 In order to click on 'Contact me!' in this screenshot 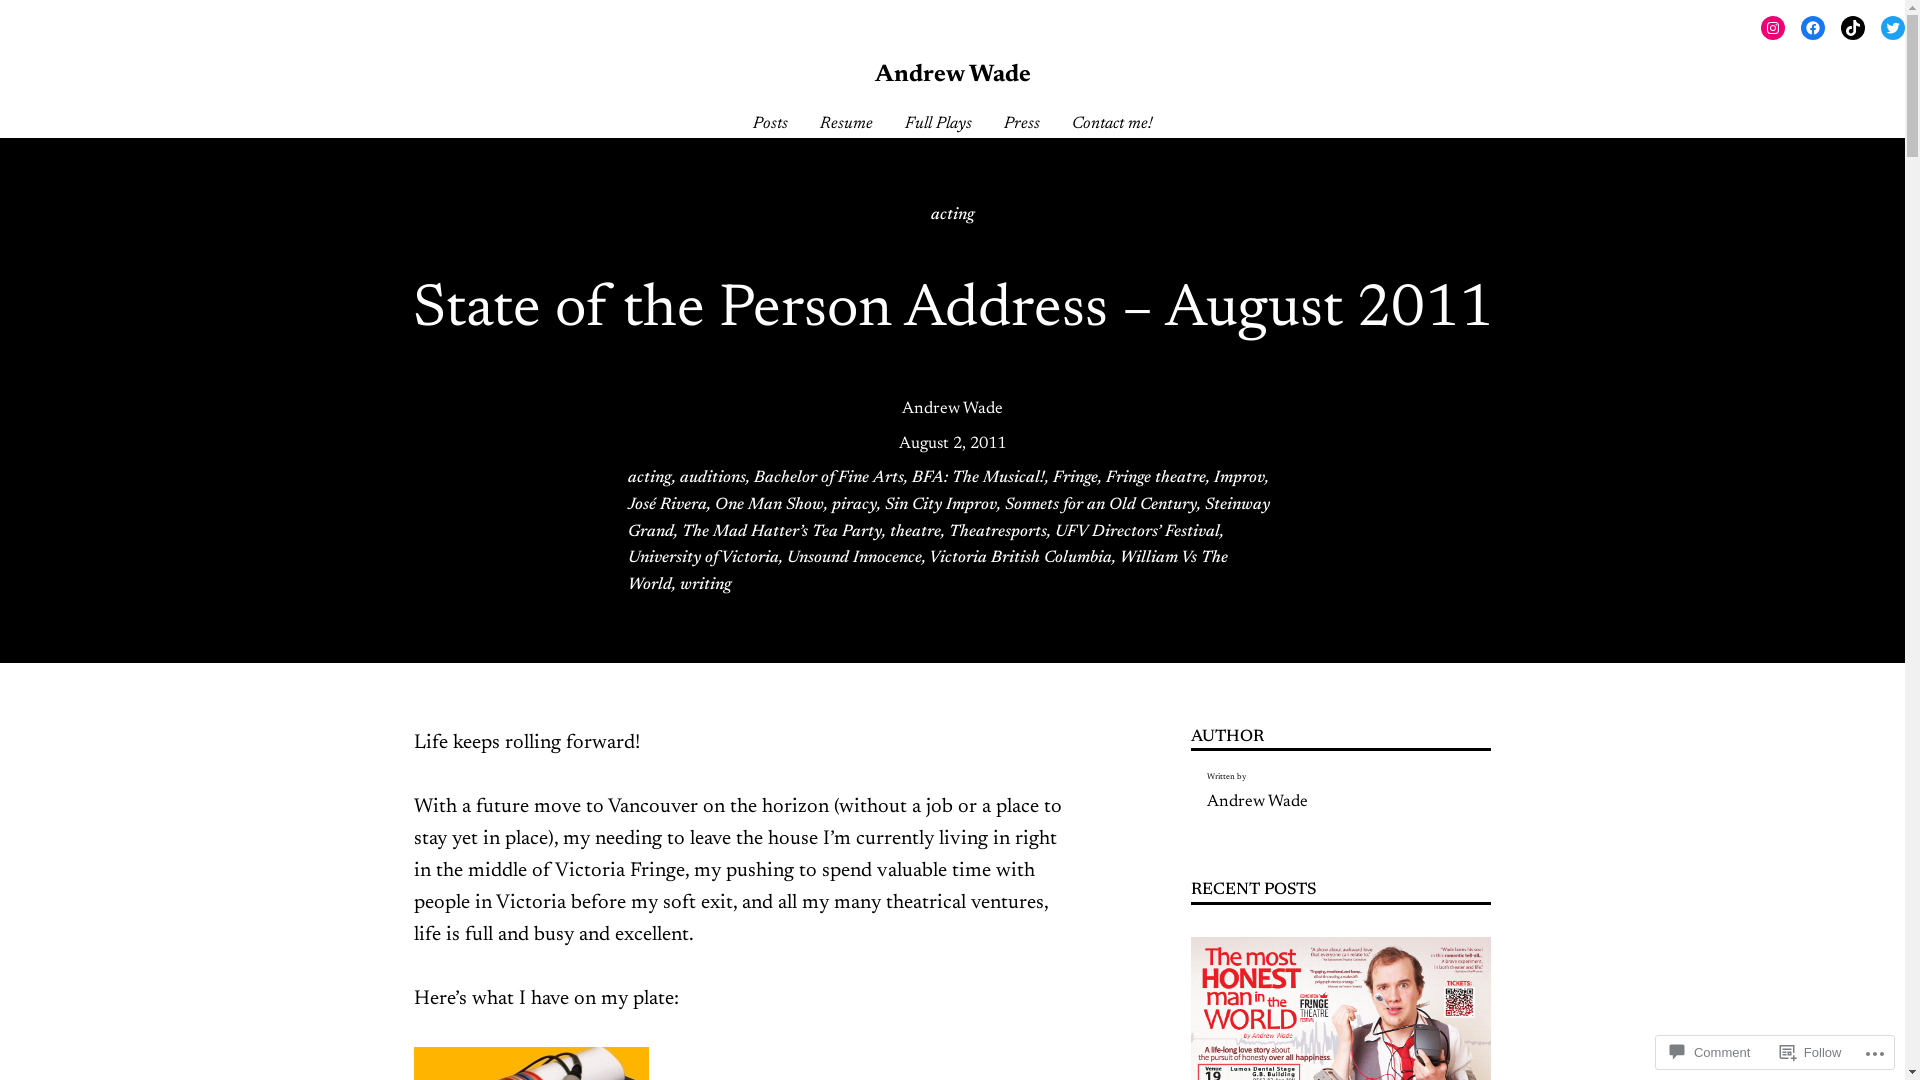, I will do `click(1111, 124)`.